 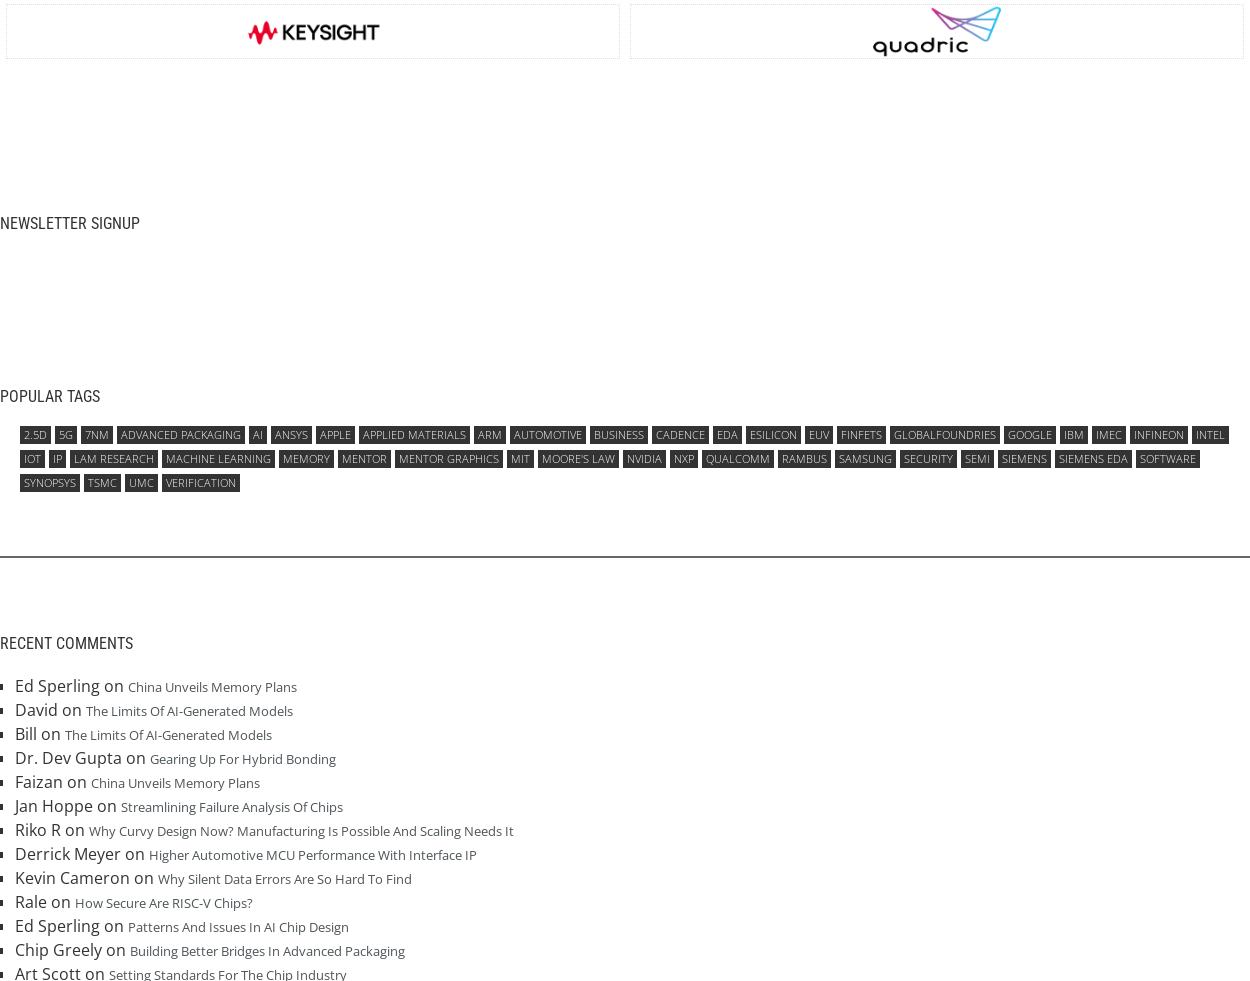 I want to click on 'Why Silent Data Errors Are So Hard To Find', so click(x=285, y=878).